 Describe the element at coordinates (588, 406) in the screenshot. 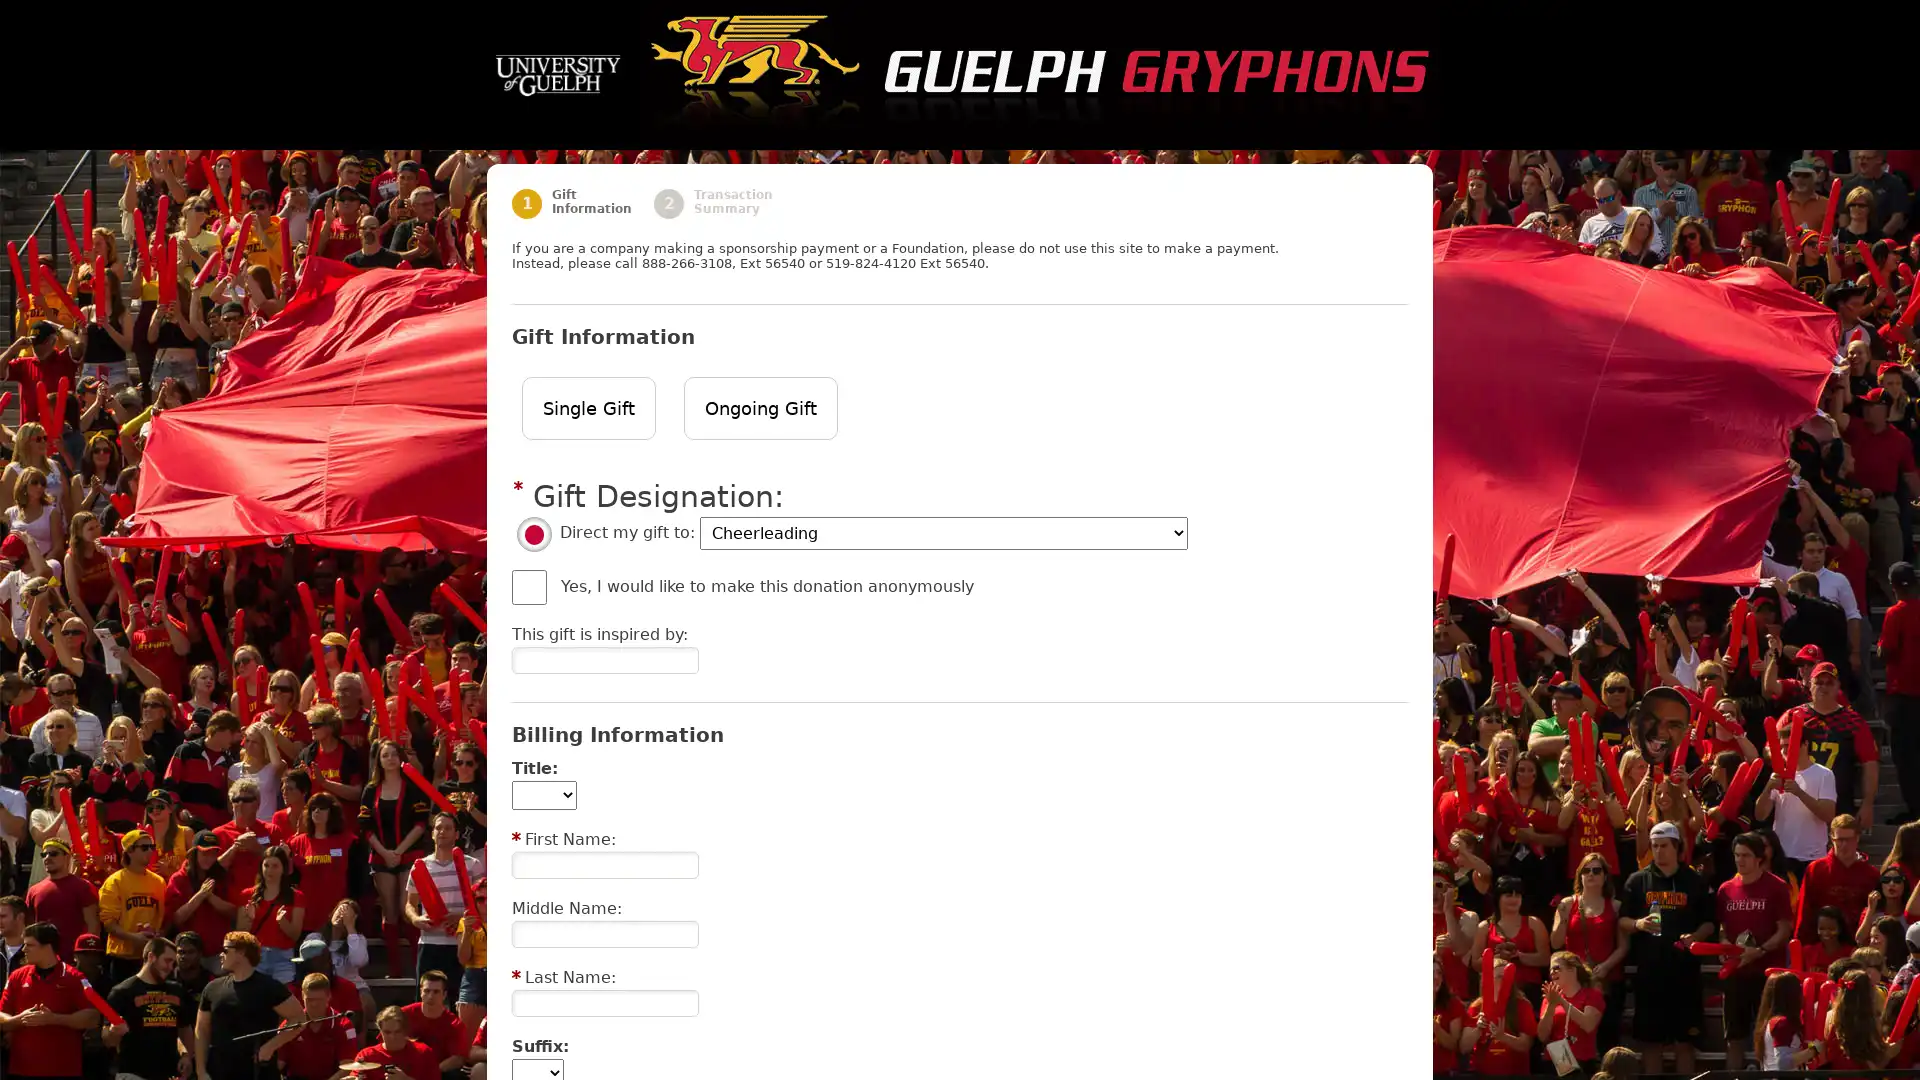

I see `Single Gift` at that location.